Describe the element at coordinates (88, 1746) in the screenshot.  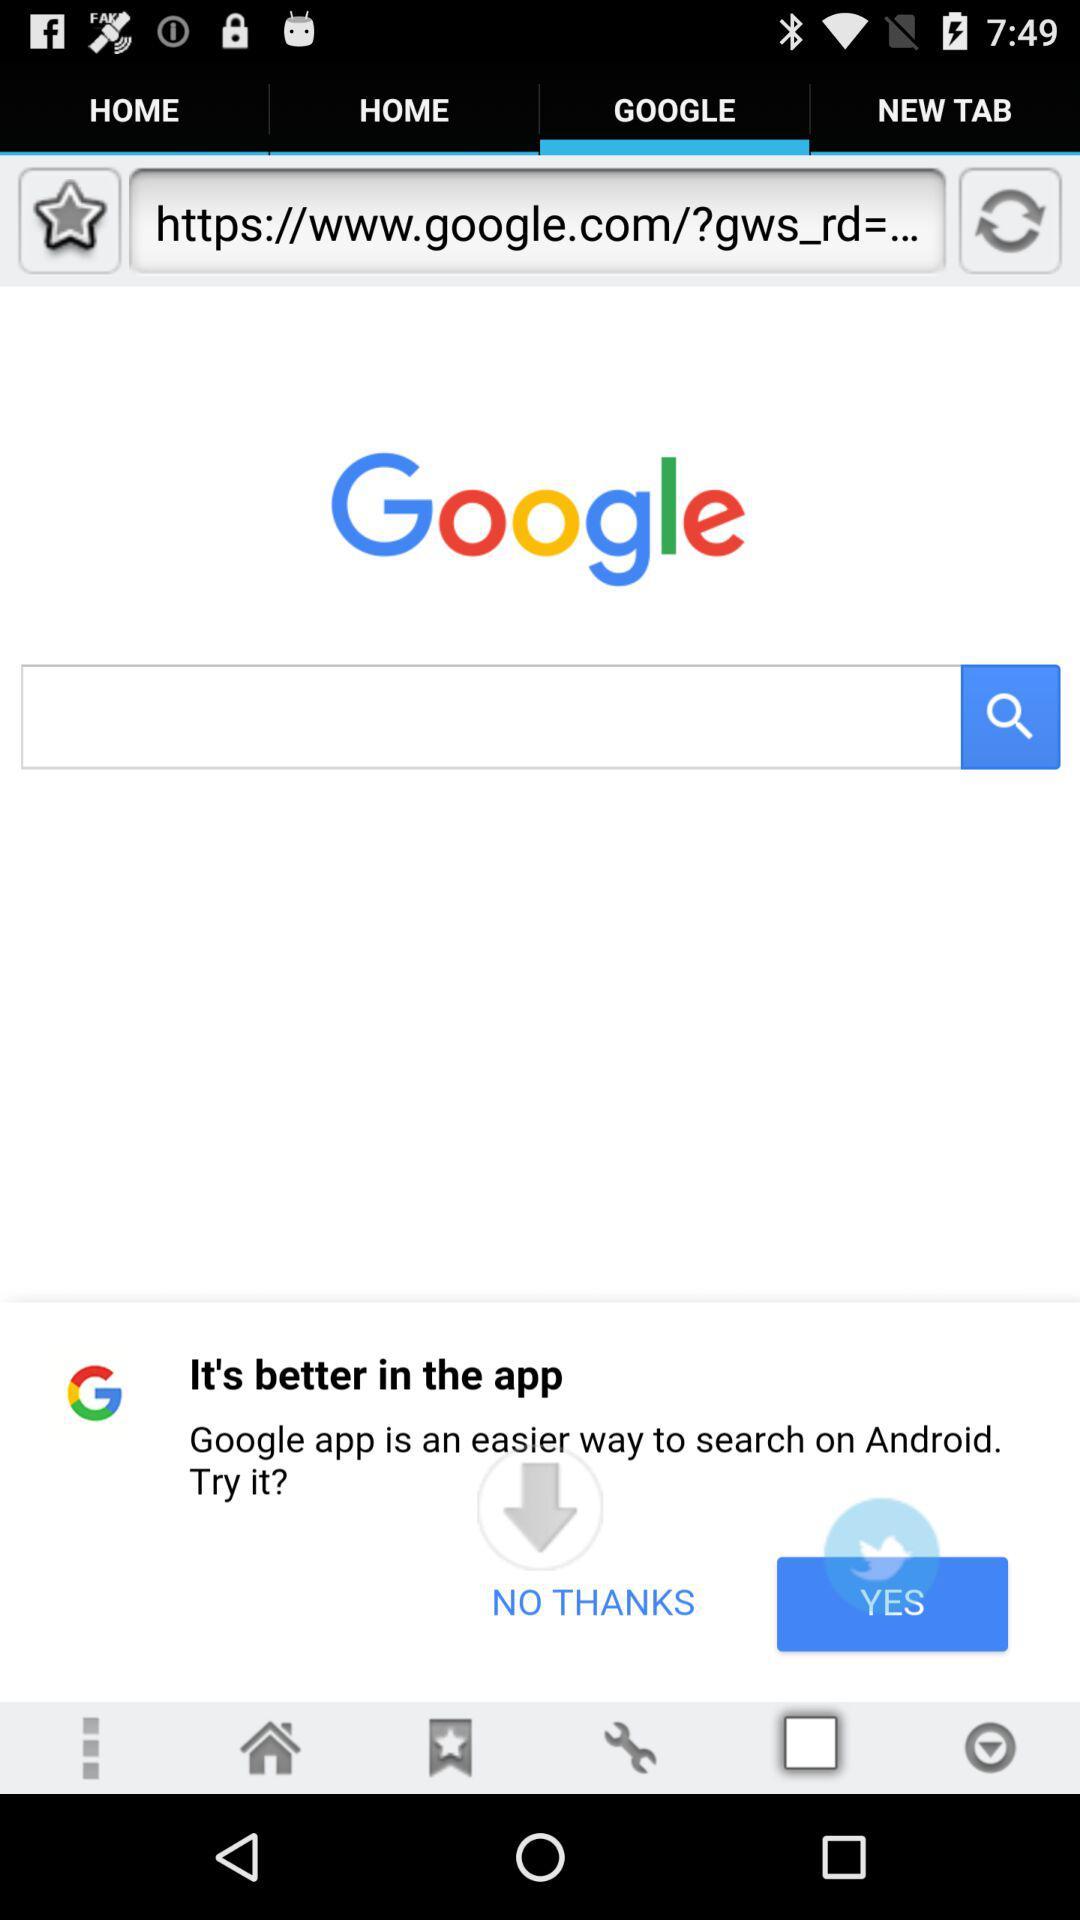
I see `open menu` at that location.